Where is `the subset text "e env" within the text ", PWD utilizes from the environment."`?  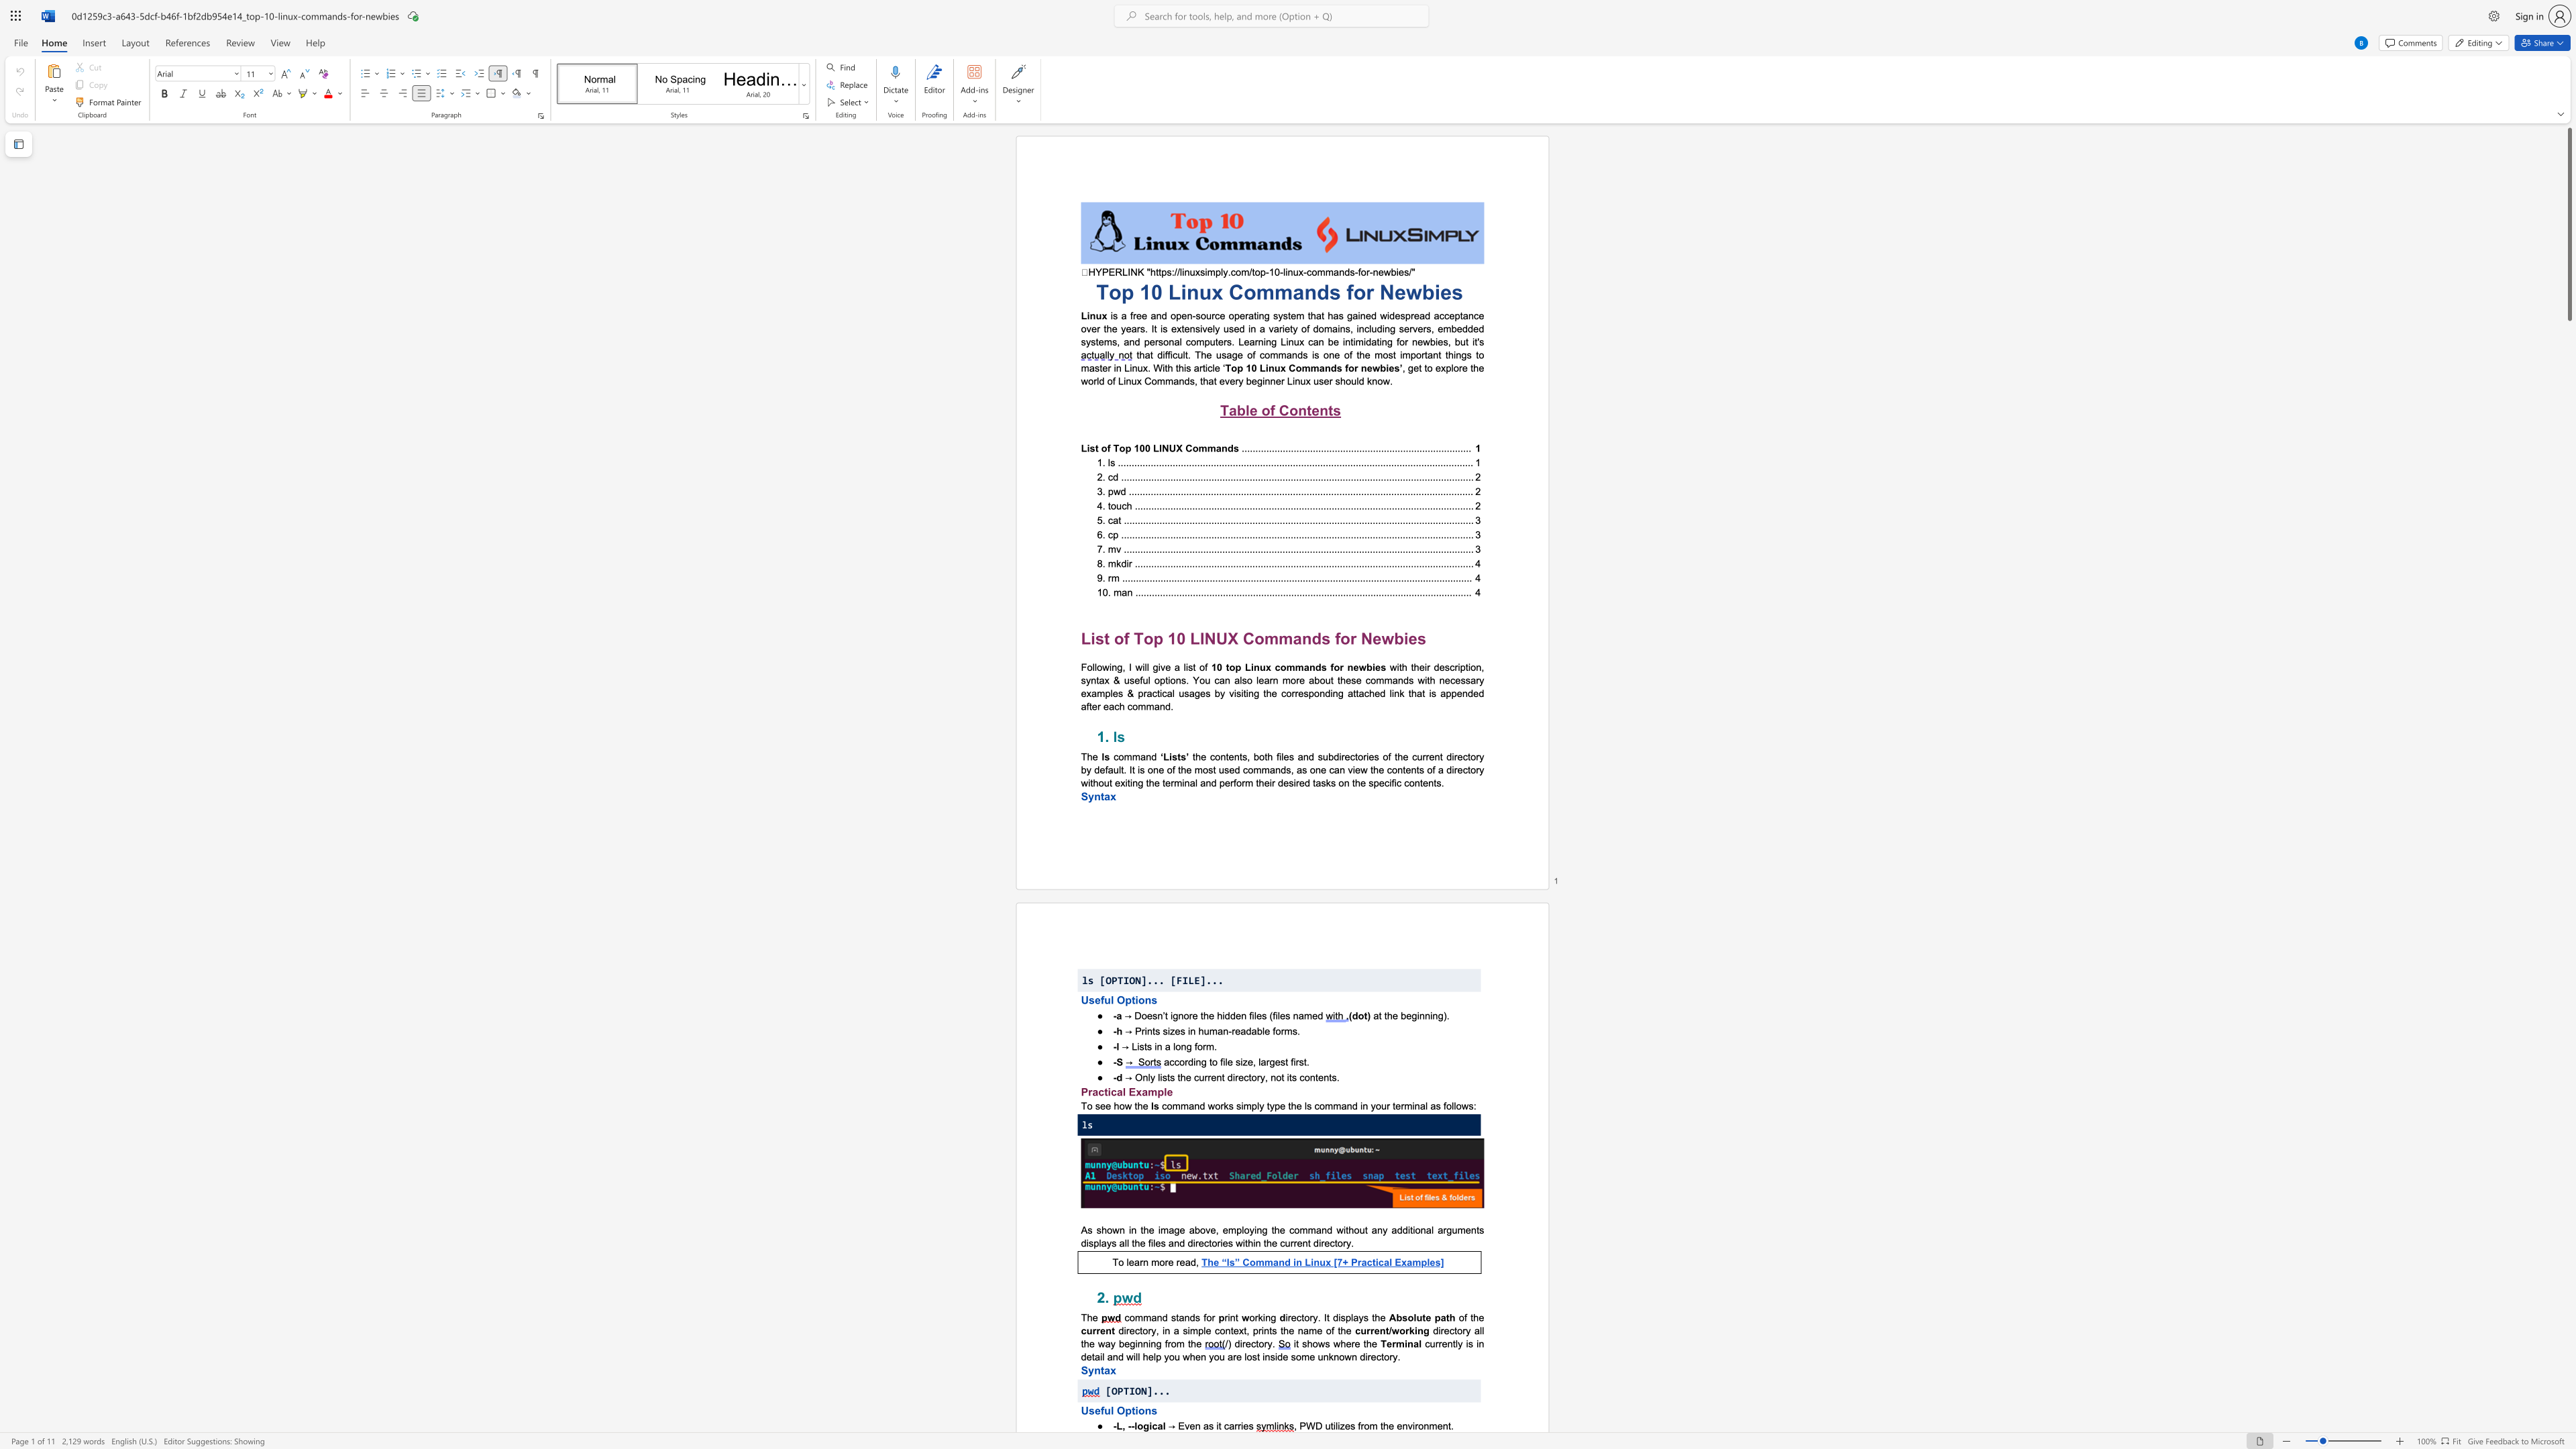 the subset text "e env" within the text ", PWD utilizes from the environment." is located at coordinates (1388, 1424).